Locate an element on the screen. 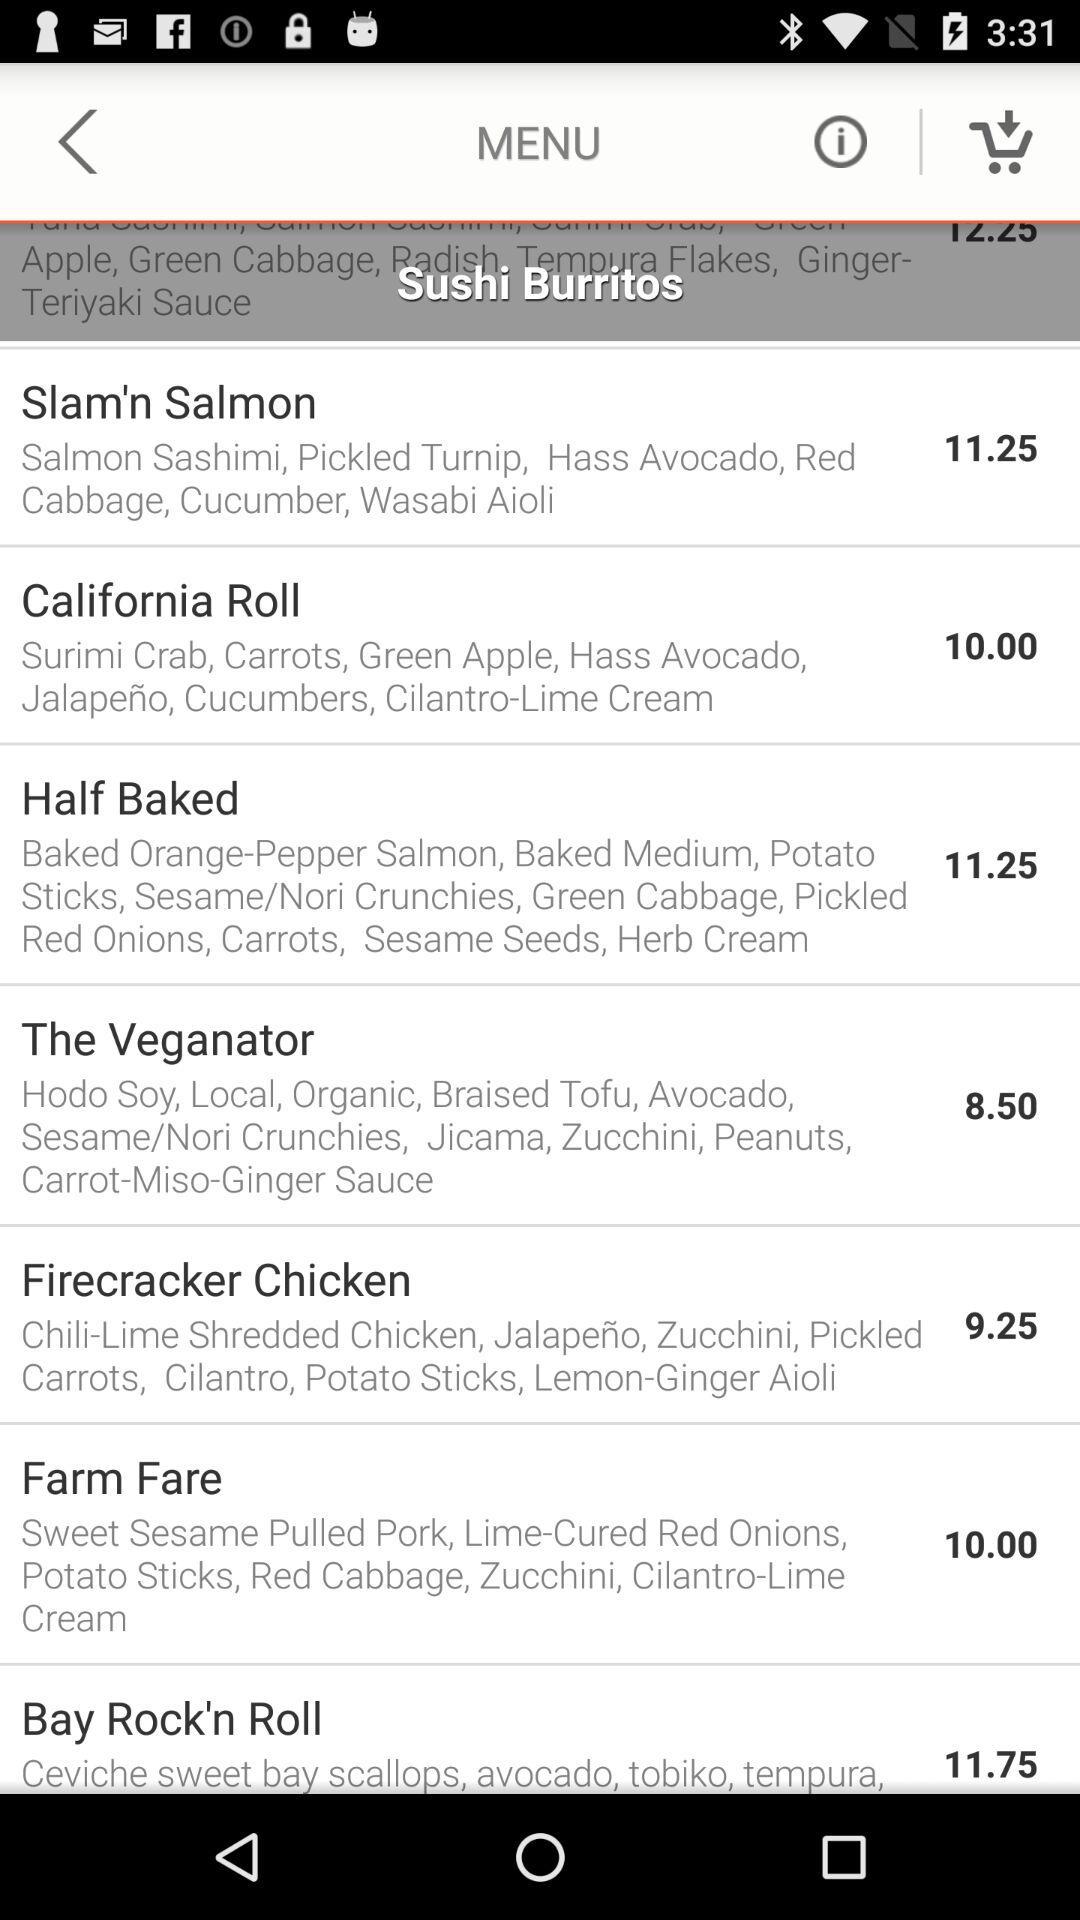  sweet sesame pulled item is located at coordinates (471, 1573).